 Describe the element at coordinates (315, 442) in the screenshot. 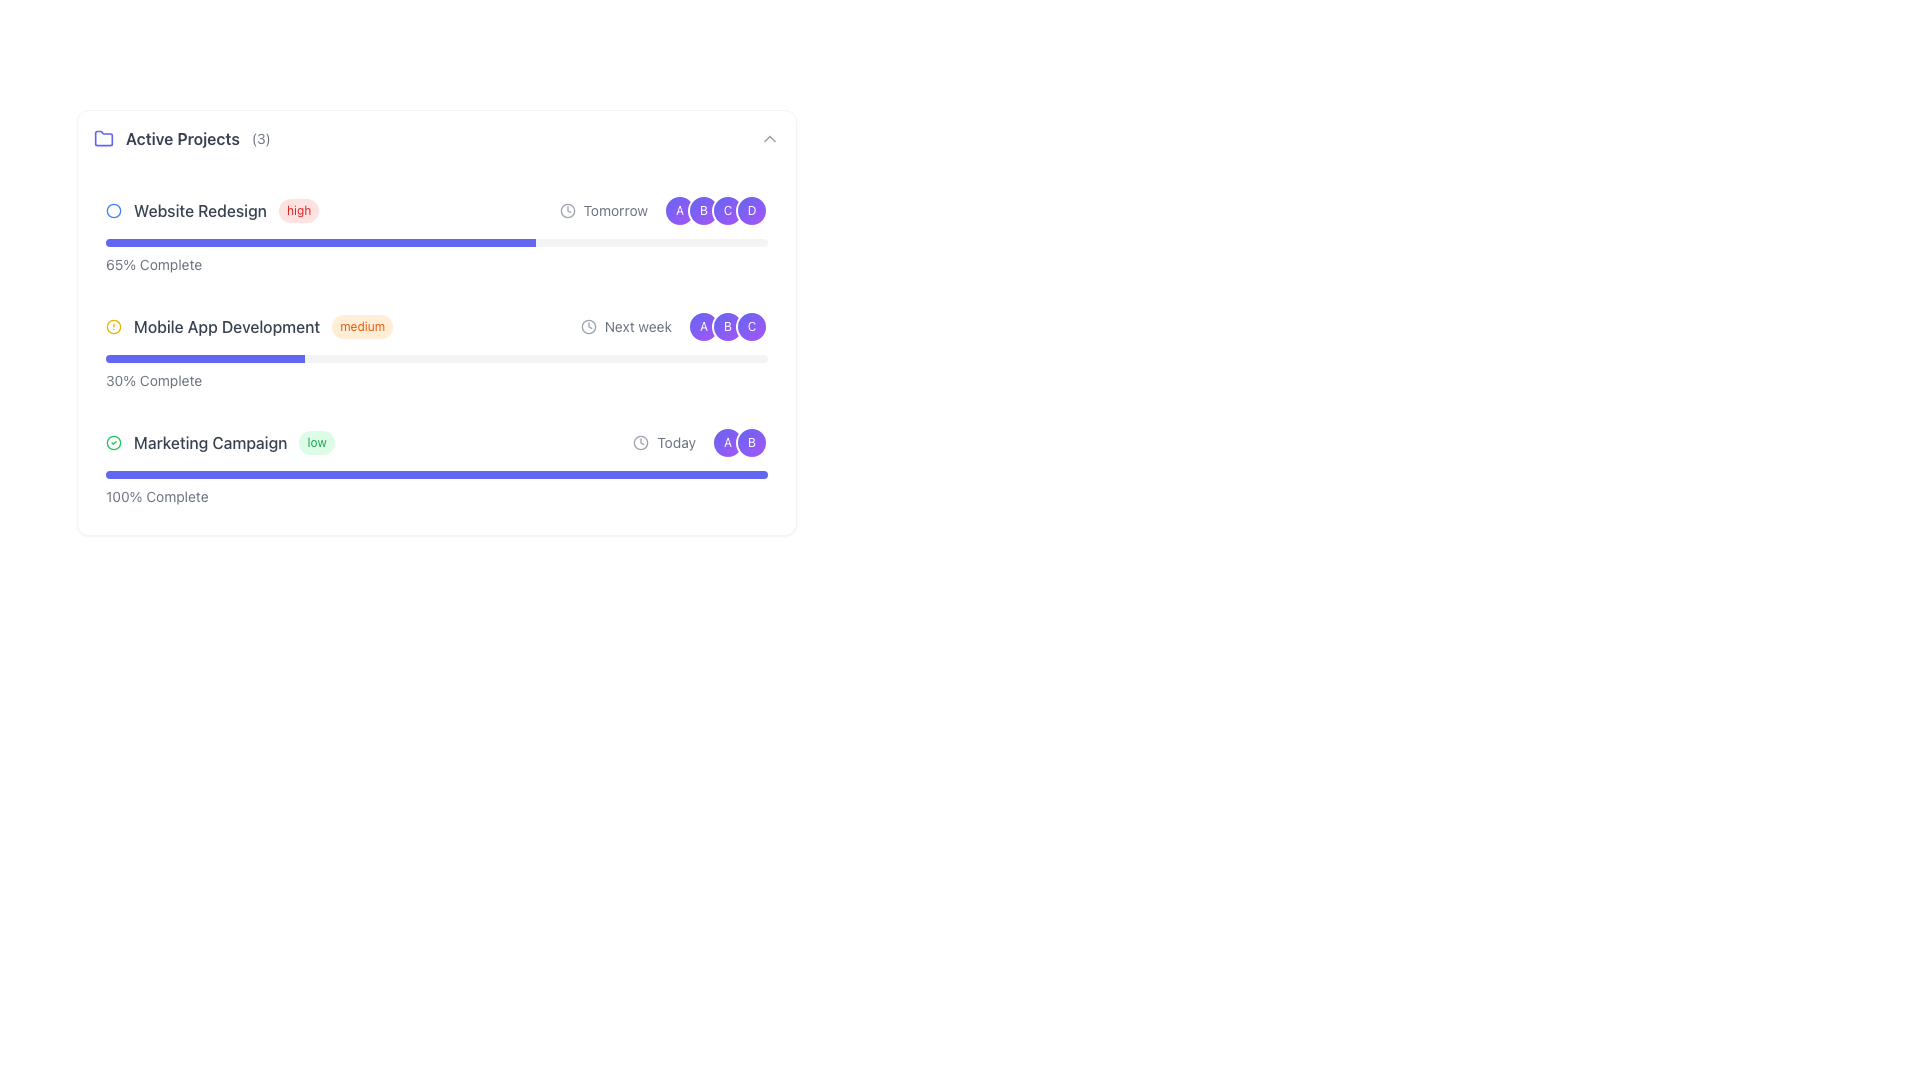

I see `text from the label indicating the 'low' priority level of the 'Marketing Campaign', which is positioned to the right of the 'Marketing Campaign' text` at that location.